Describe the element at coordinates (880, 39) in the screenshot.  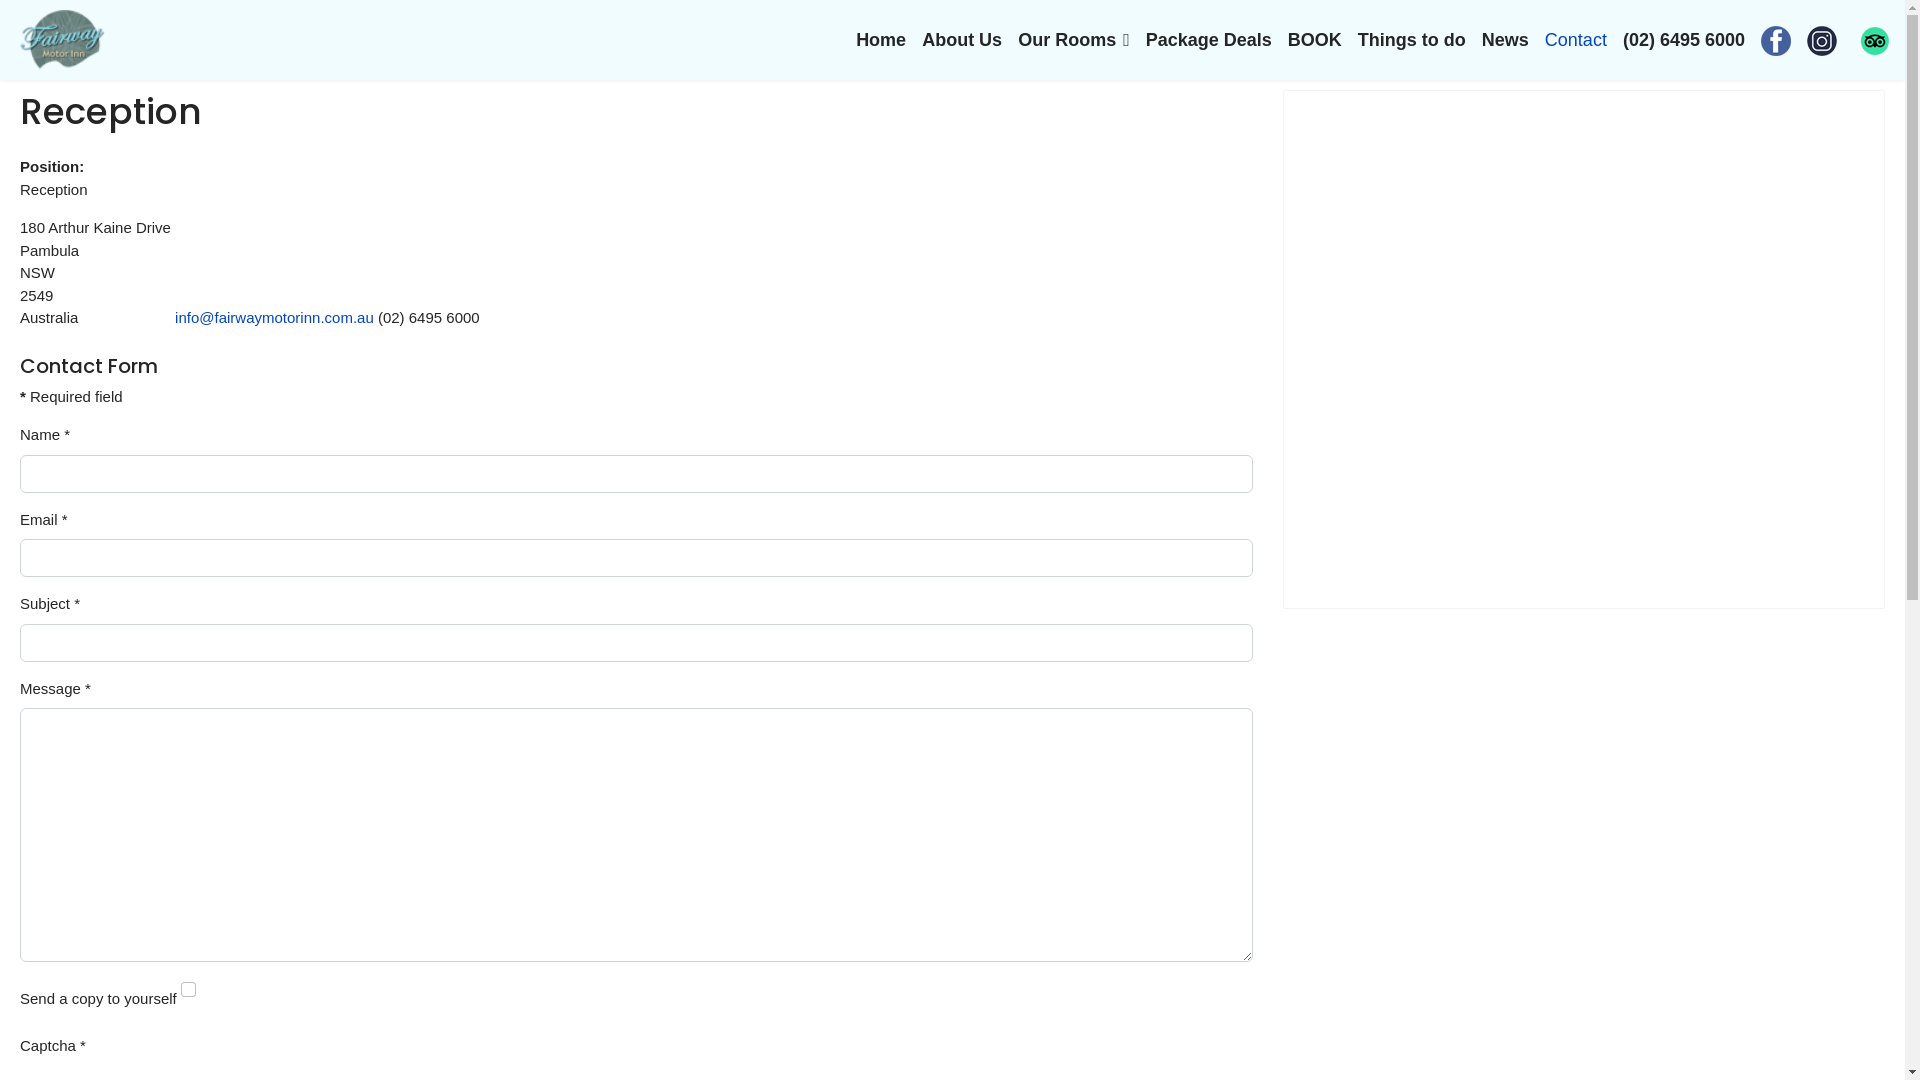
I see `'Home'` at that location.